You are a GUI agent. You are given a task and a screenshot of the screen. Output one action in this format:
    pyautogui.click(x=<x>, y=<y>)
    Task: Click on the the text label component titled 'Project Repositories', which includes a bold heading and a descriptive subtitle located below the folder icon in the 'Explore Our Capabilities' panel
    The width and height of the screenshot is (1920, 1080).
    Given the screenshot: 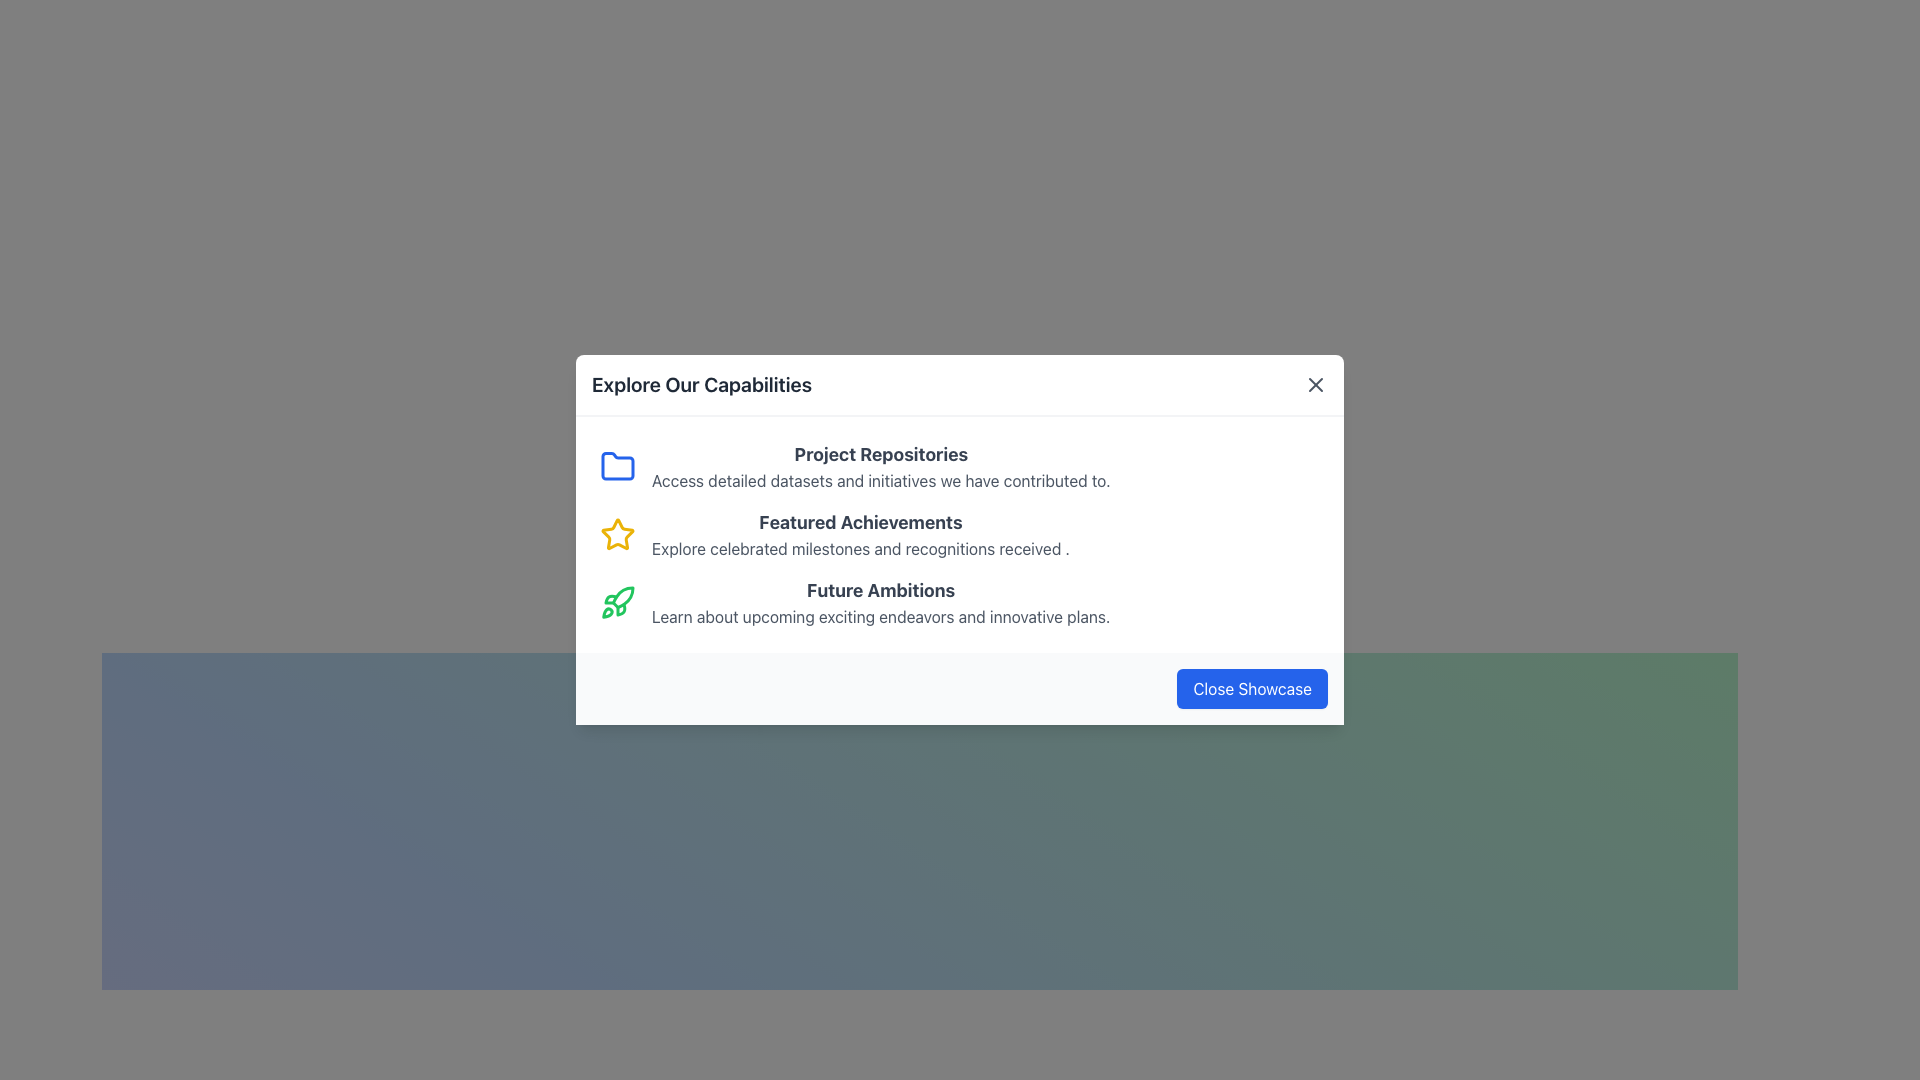 What is the action you would take?
    pyautogui.click(x=880, y=466)
    